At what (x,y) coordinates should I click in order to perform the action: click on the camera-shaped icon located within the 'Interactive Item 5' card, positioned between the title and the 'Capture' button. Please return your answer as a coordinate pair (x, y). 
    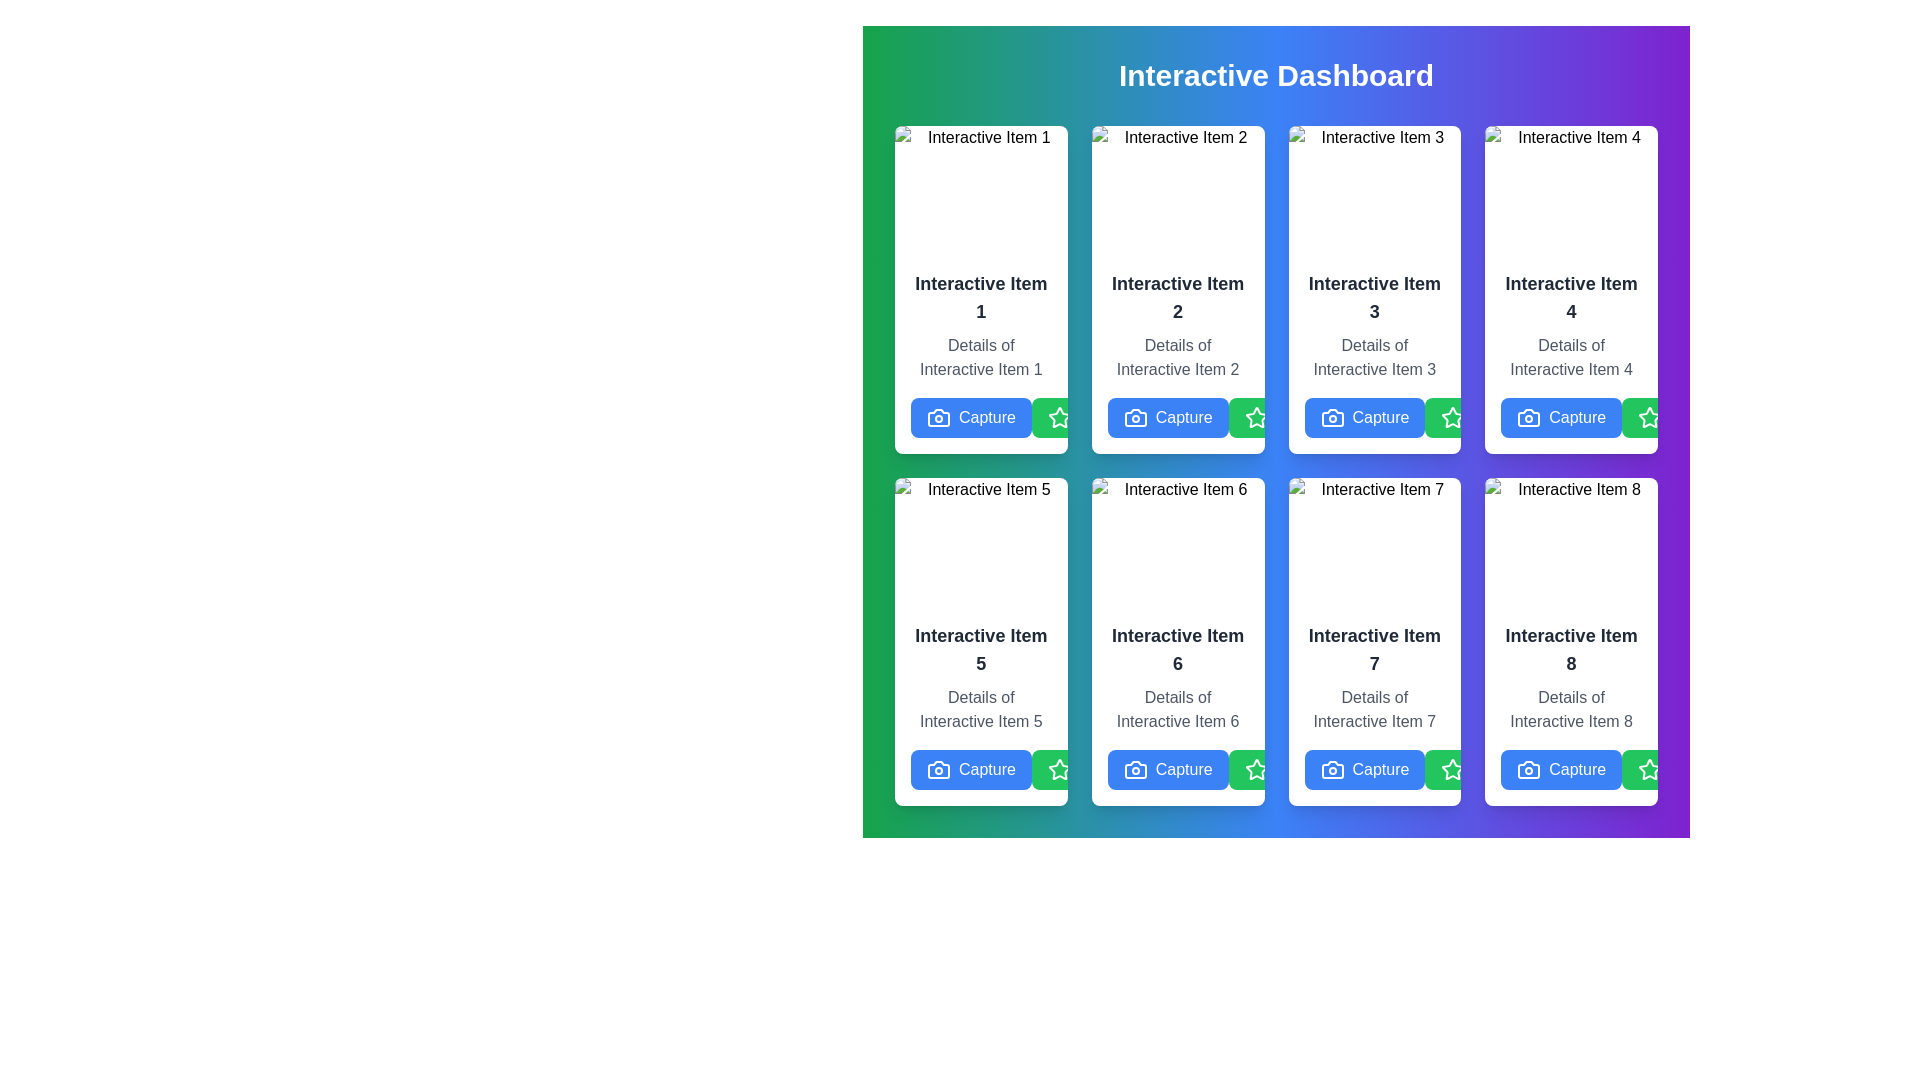
    Looking at the image, I should click on (938, 769).